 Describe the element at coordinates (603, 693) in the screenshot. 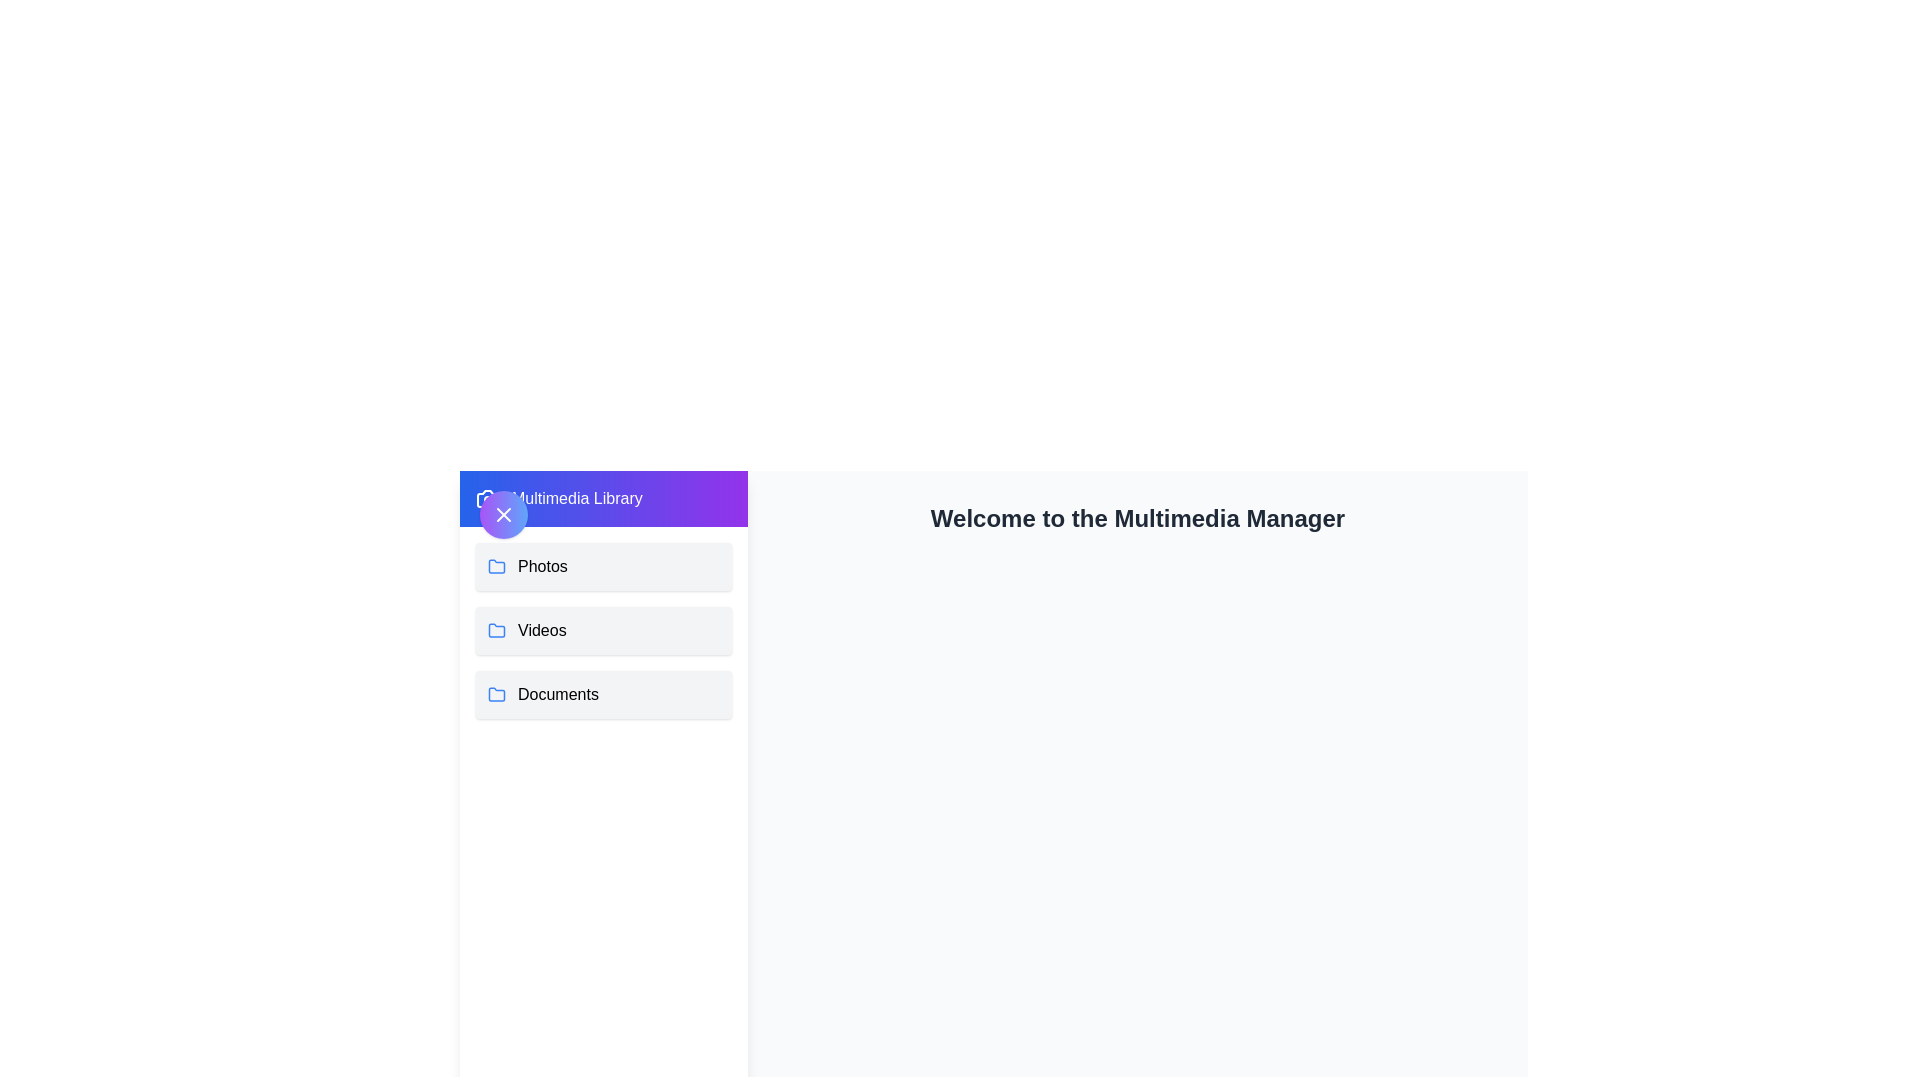

I see `the category Documents from the menu` at that location.